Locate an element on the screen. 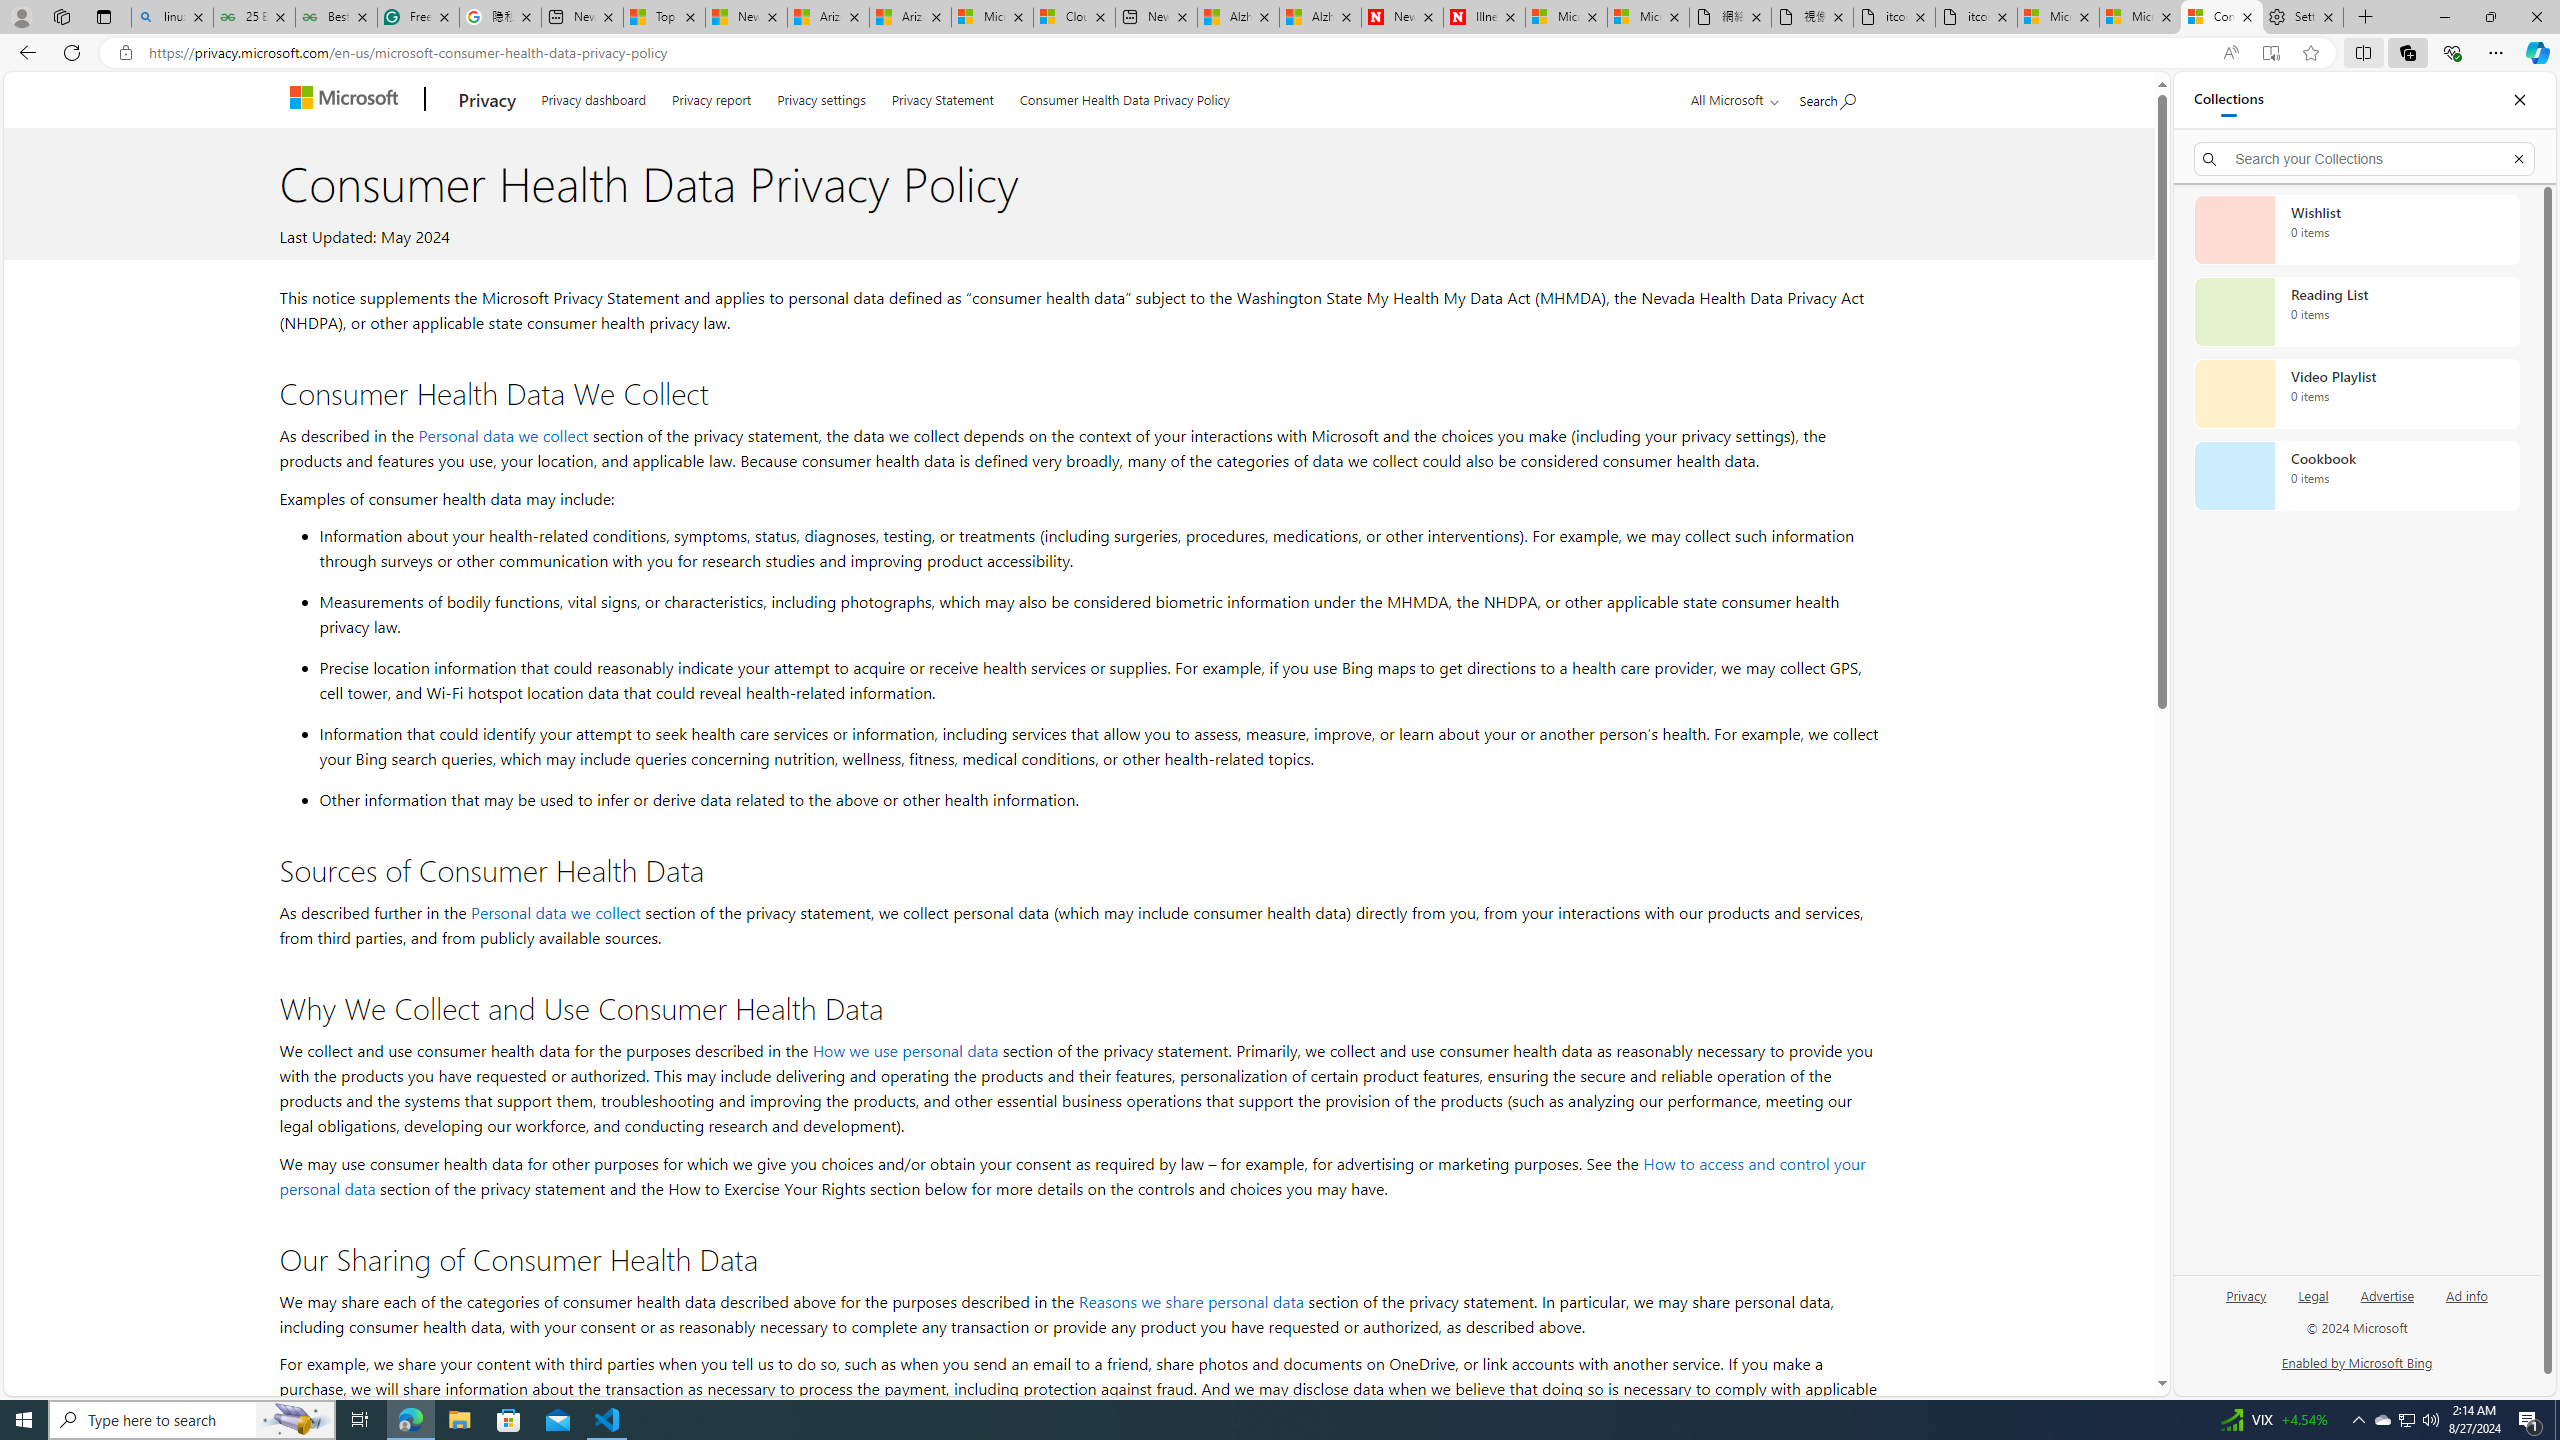 The height and width of the screenshot is (1440, 2560). 'Privacy settings' is located at coordinates (820, 96).